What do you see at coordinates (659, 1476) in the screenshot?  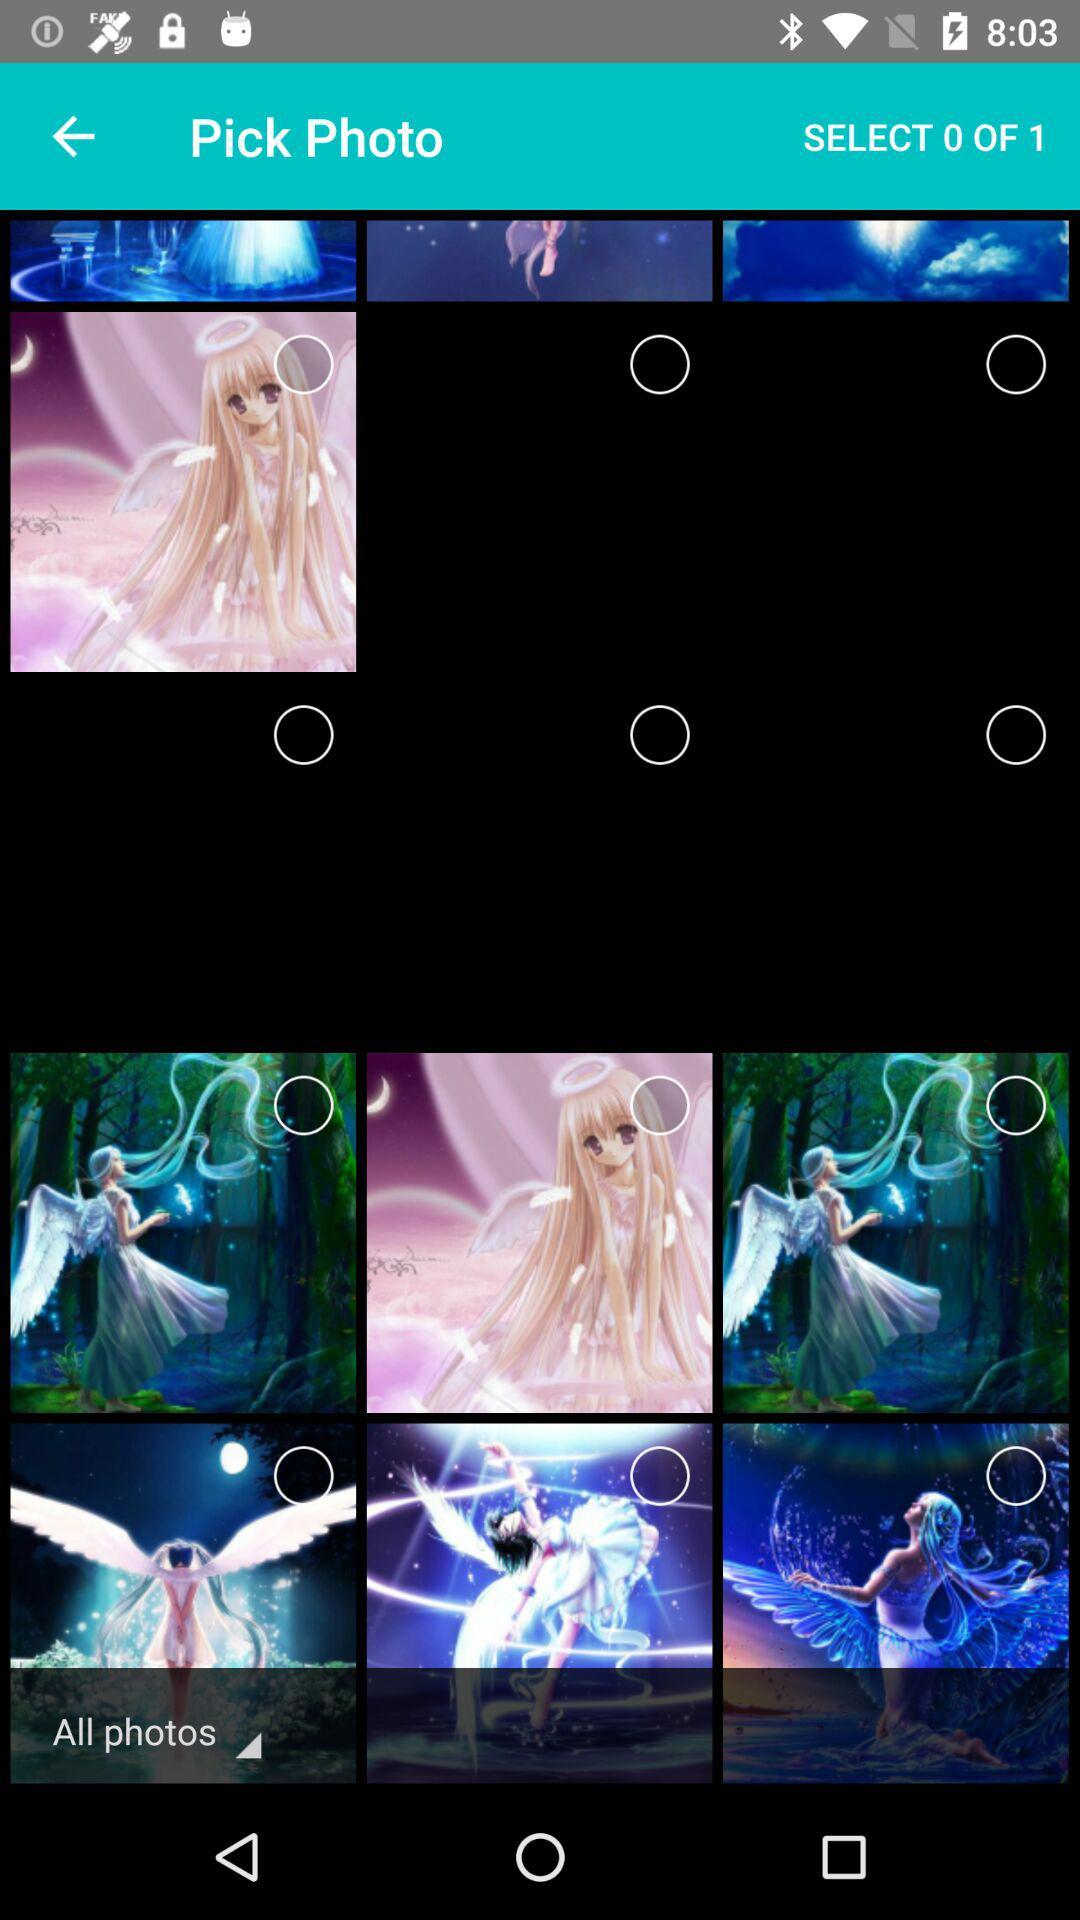 I see `image` at bounding box center [659, 1476].